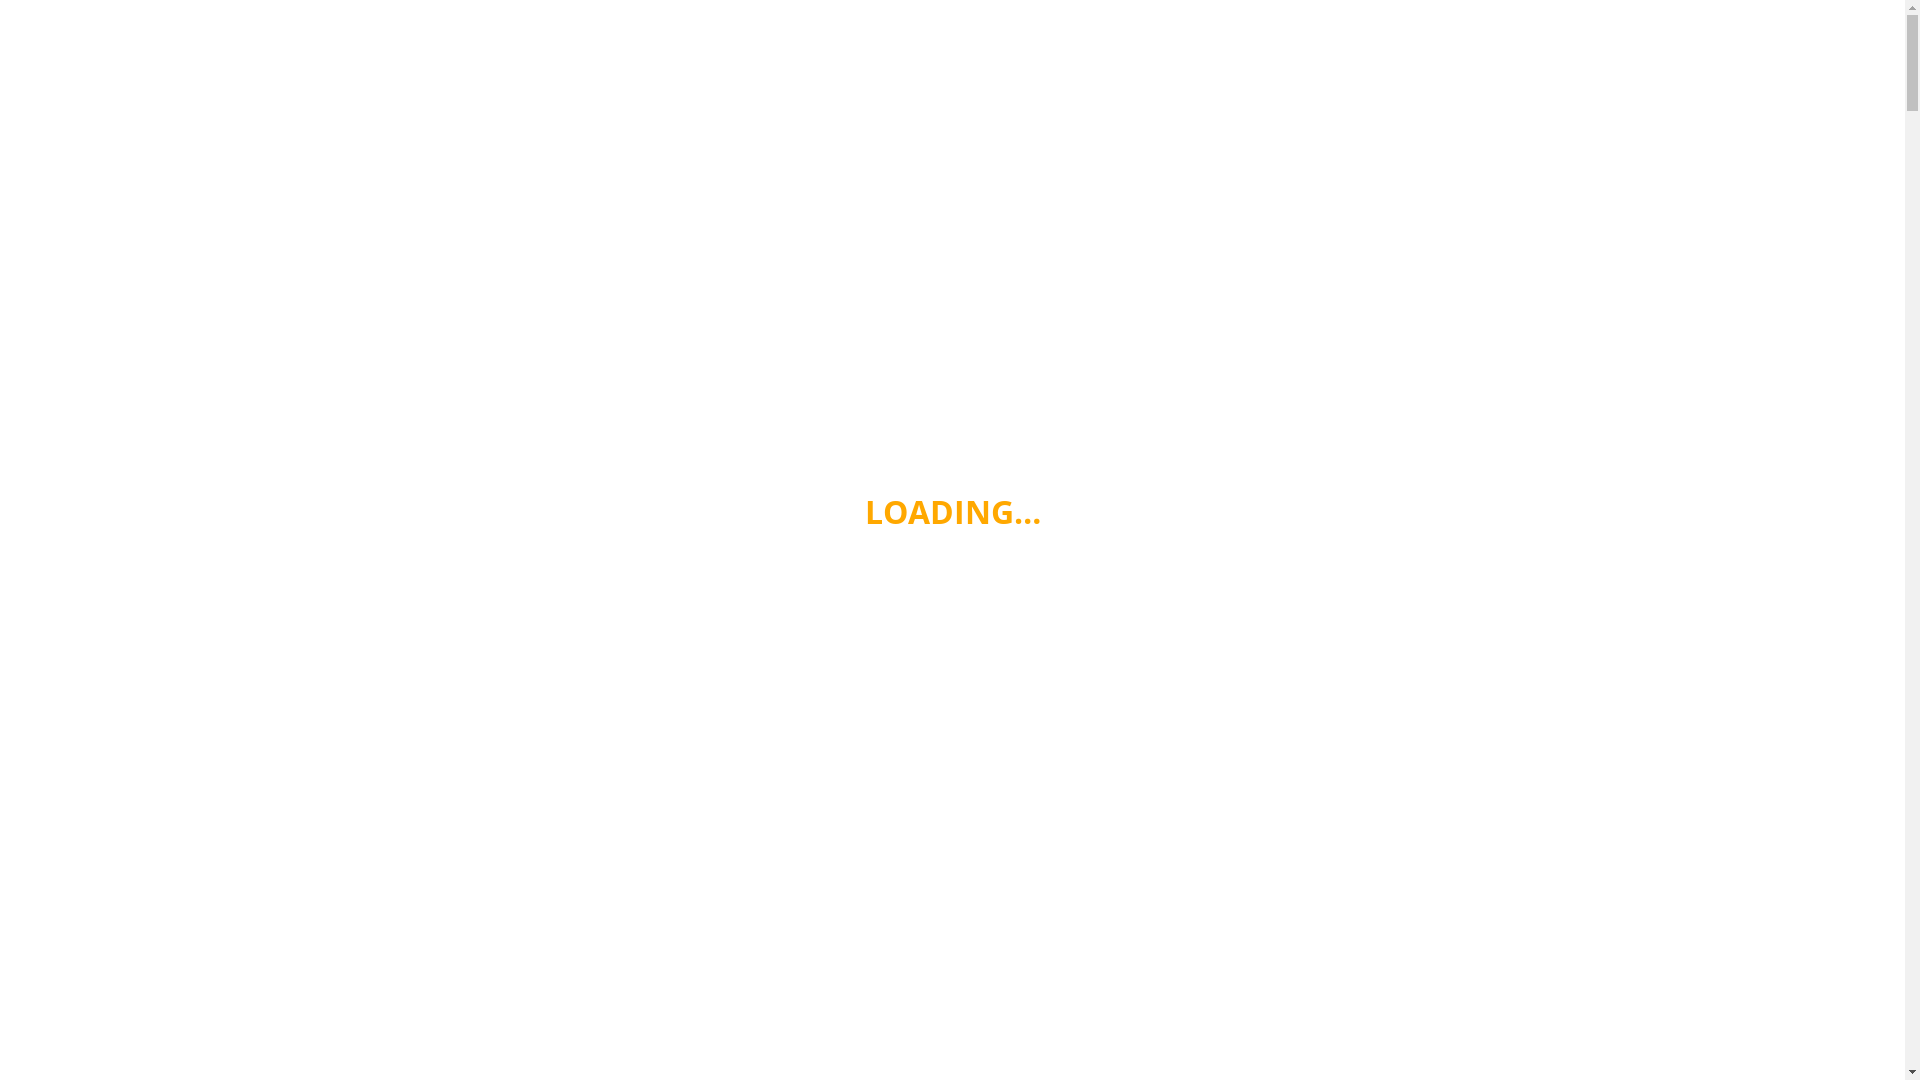 The width and height of the screenshot is (1920, 1080). Describe the element at coordinates (1473, 27) in the screenshot. I see `'CONTACT'` at that location.